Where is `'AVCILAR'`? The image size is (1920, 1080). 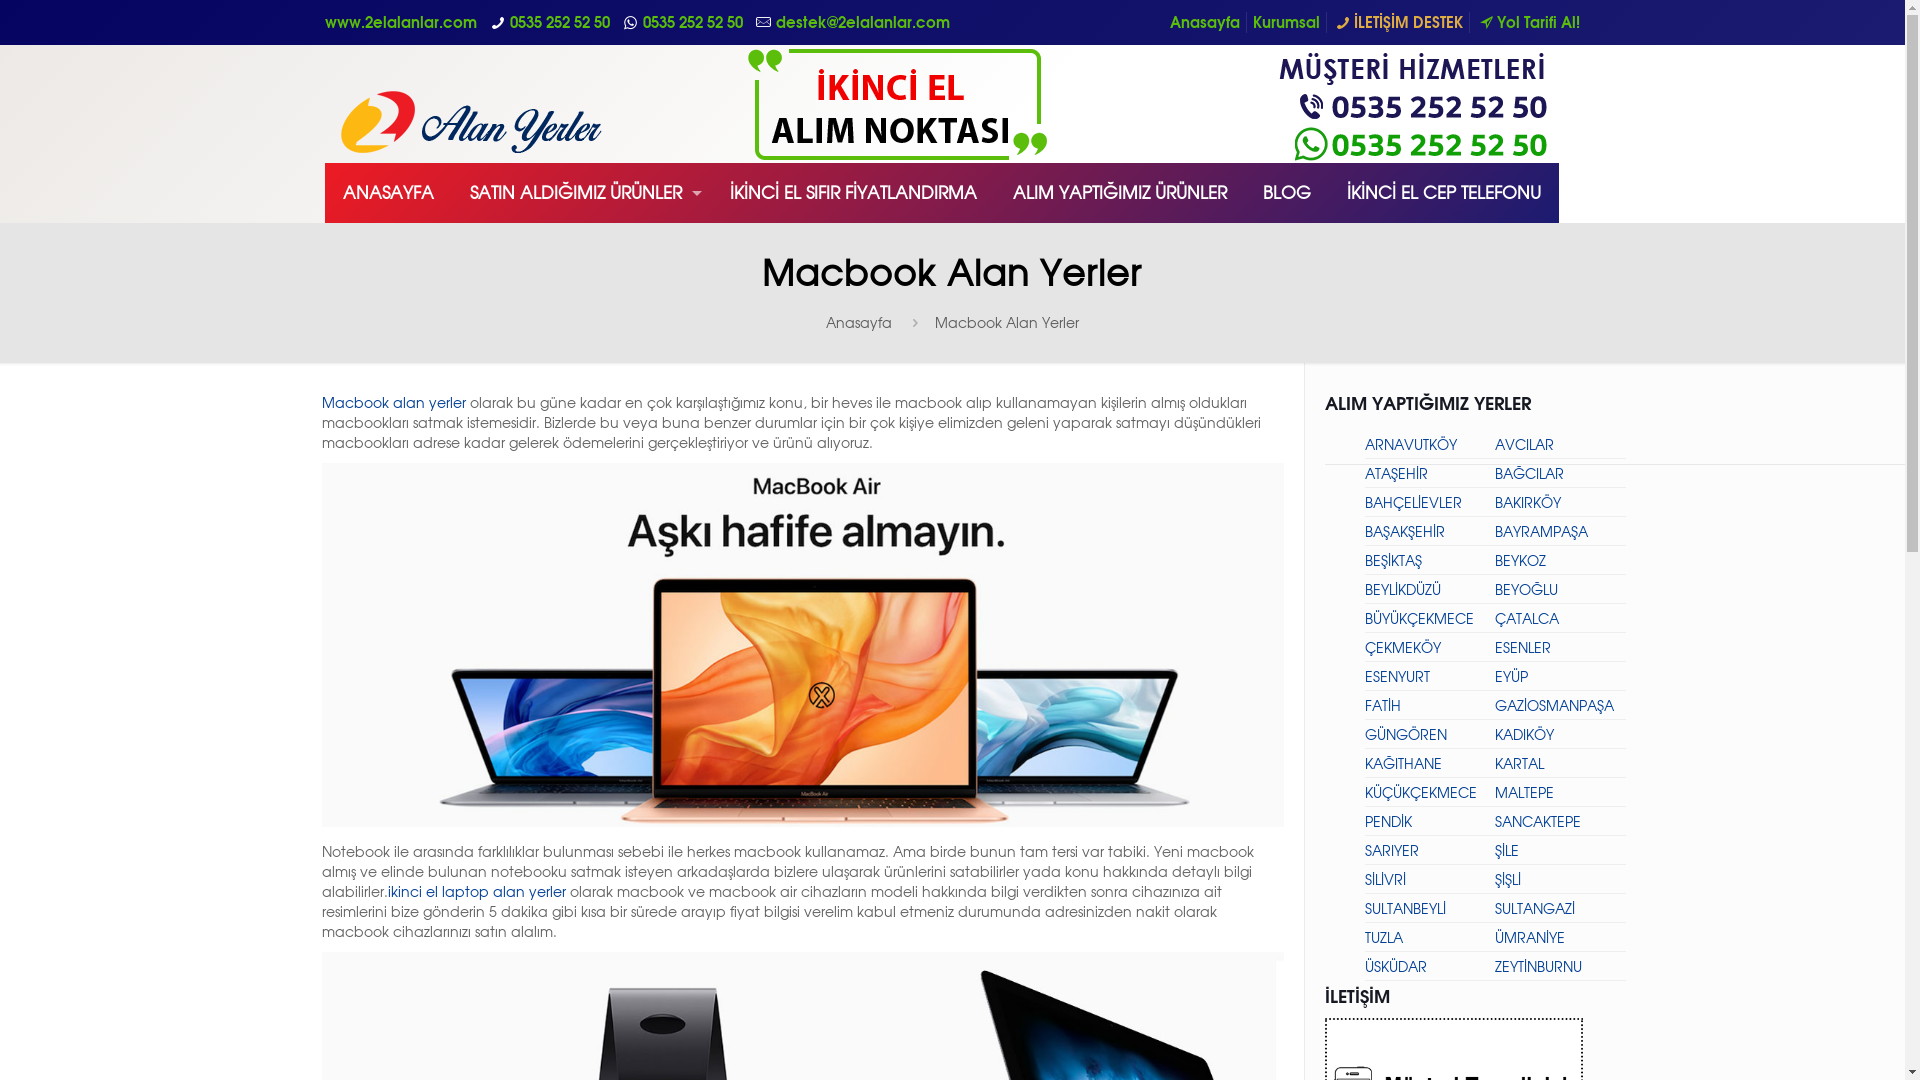
'AVCILAR' is located at coordinates (1523, 443).